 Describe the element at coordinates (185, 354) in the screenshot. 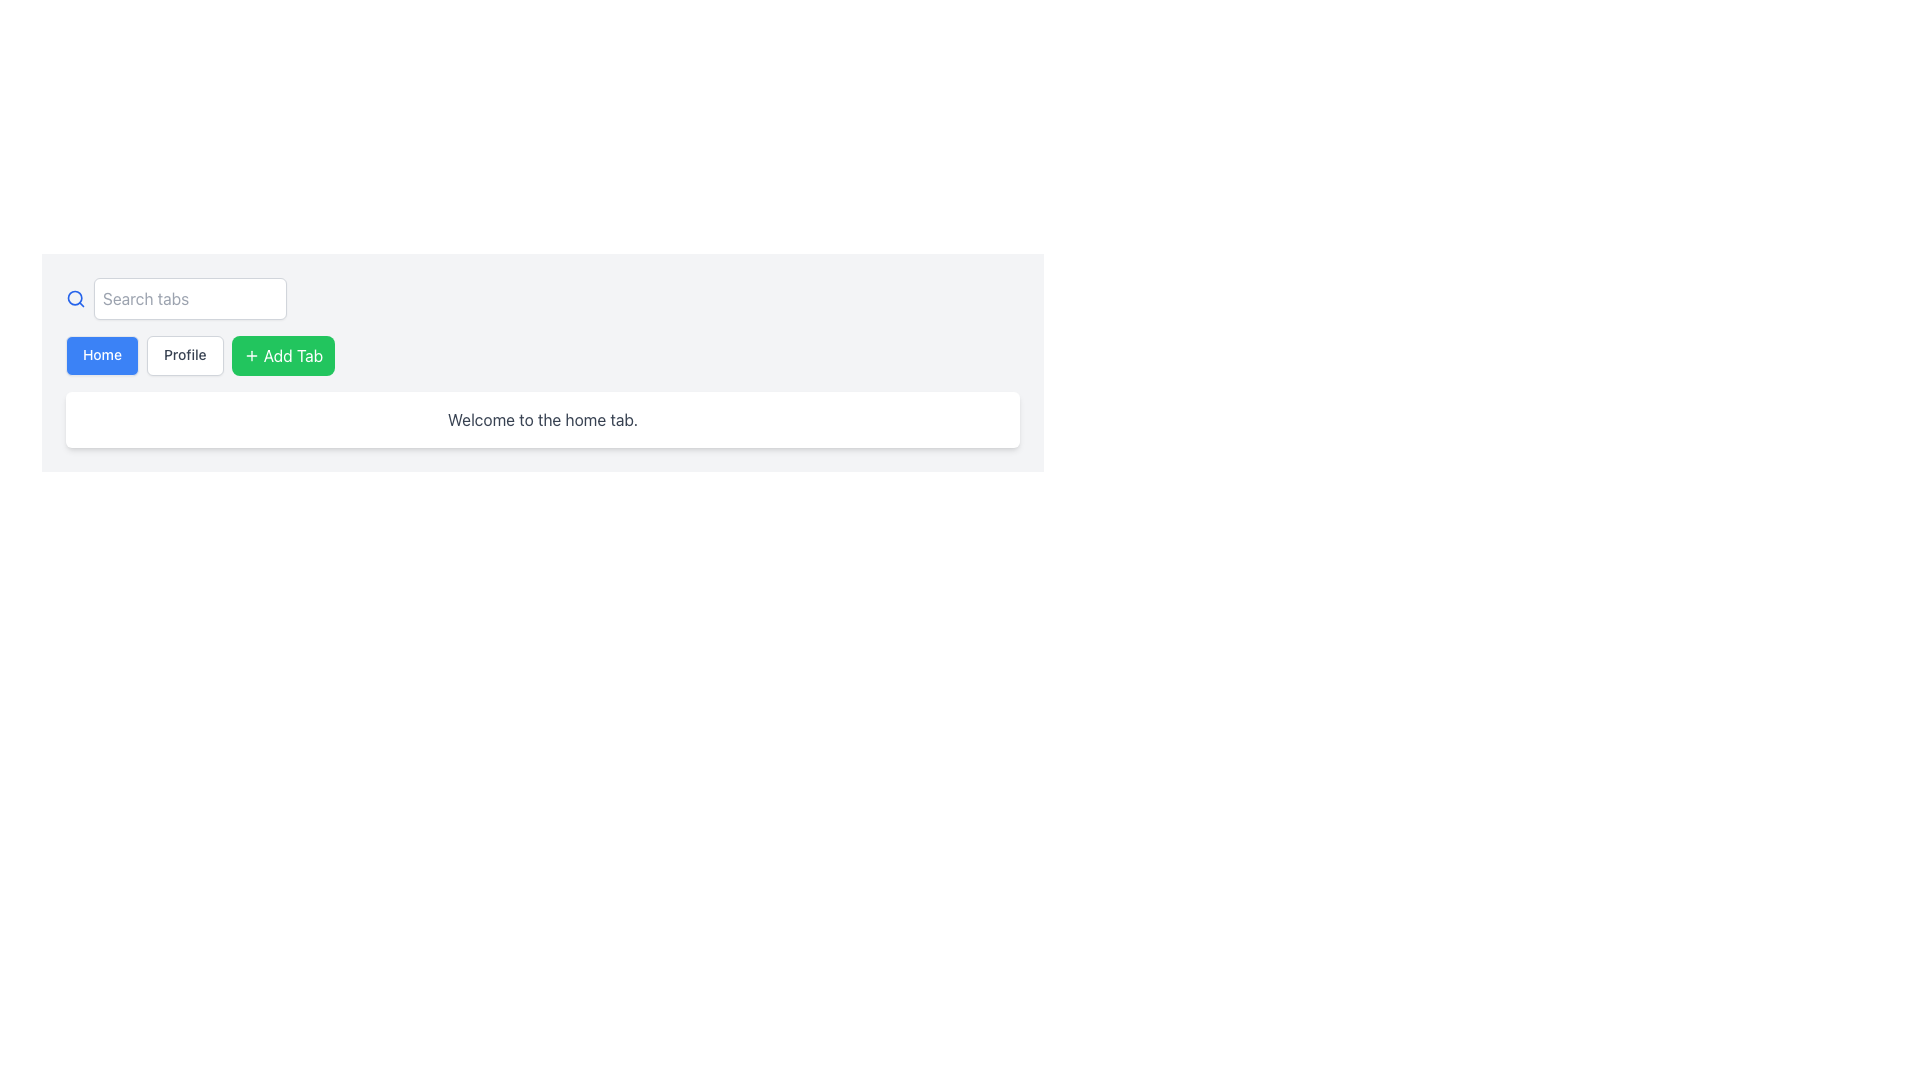

I see `the rectangular 'Profile' button with a white background and gray borders, located between the 'Home' and 'Add Tab' buttons` at that location.